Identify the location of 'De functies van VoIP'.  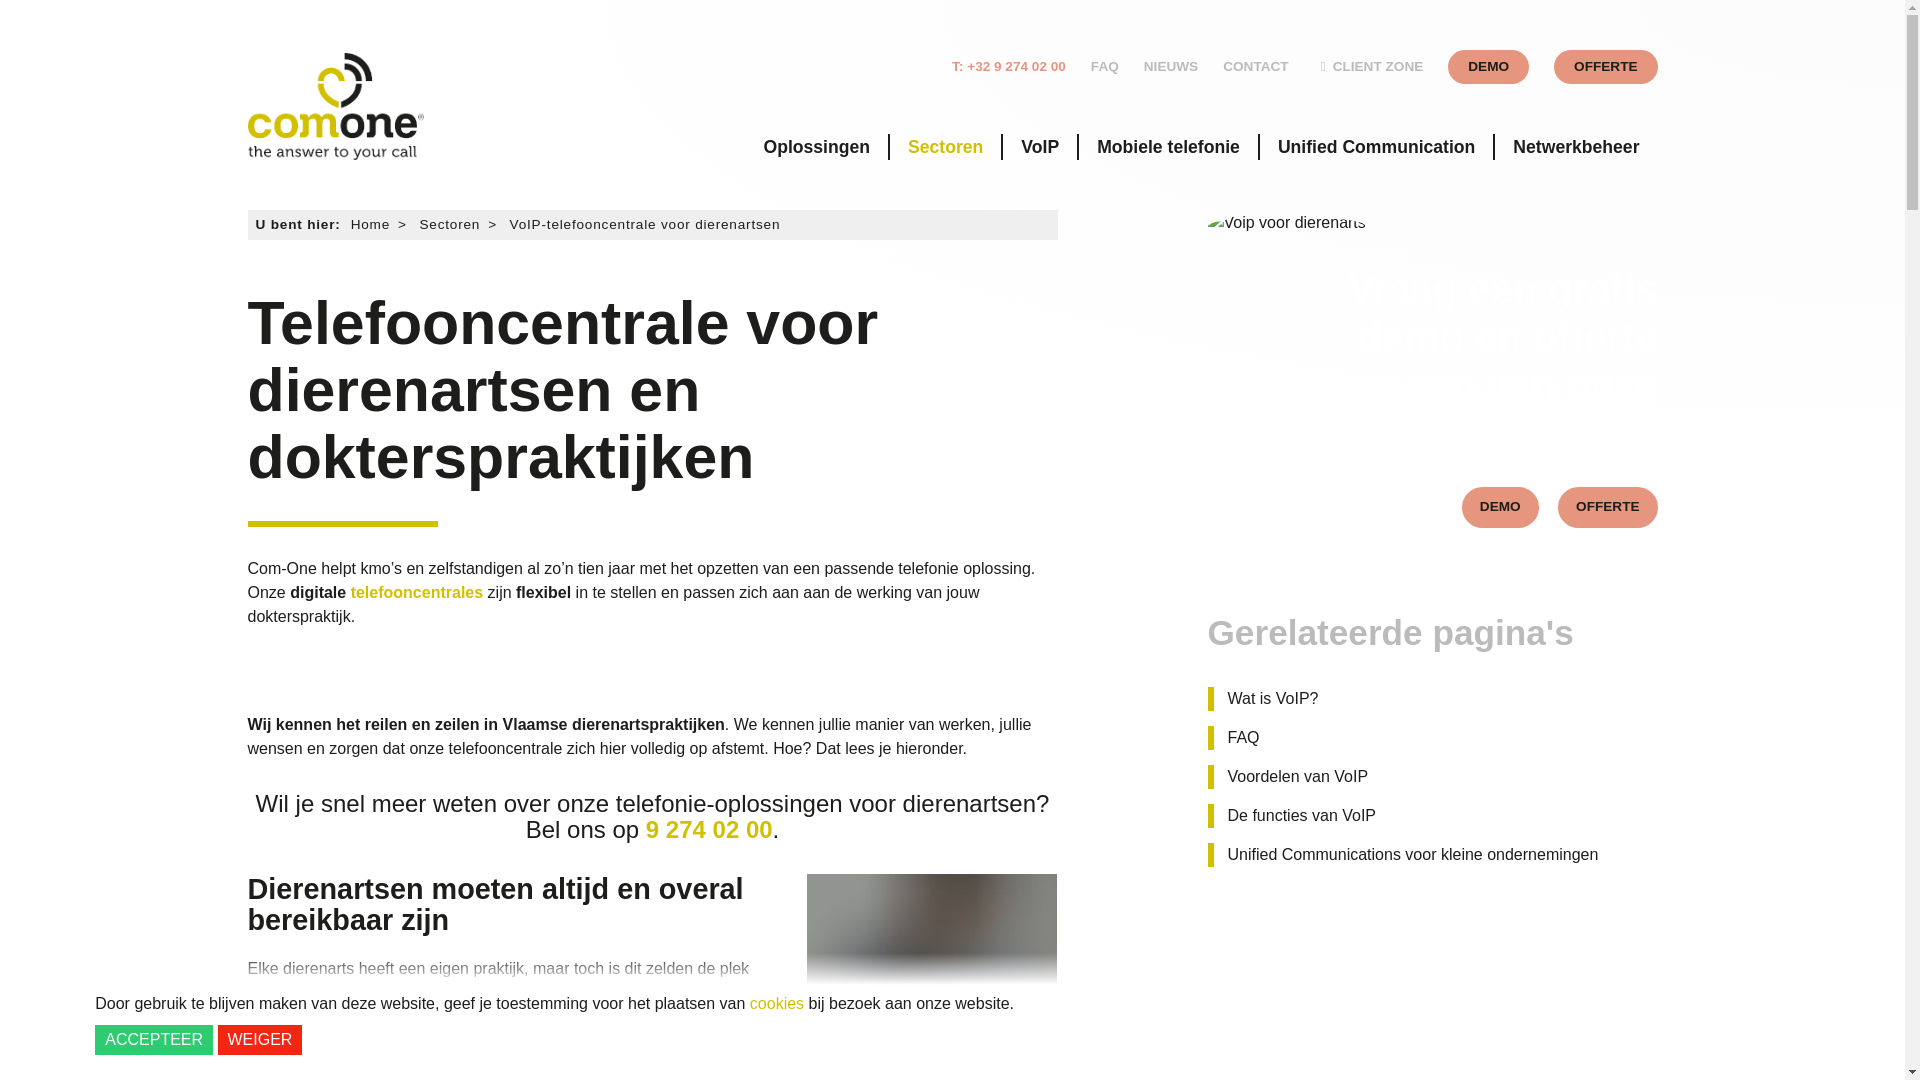
(1295, 816).